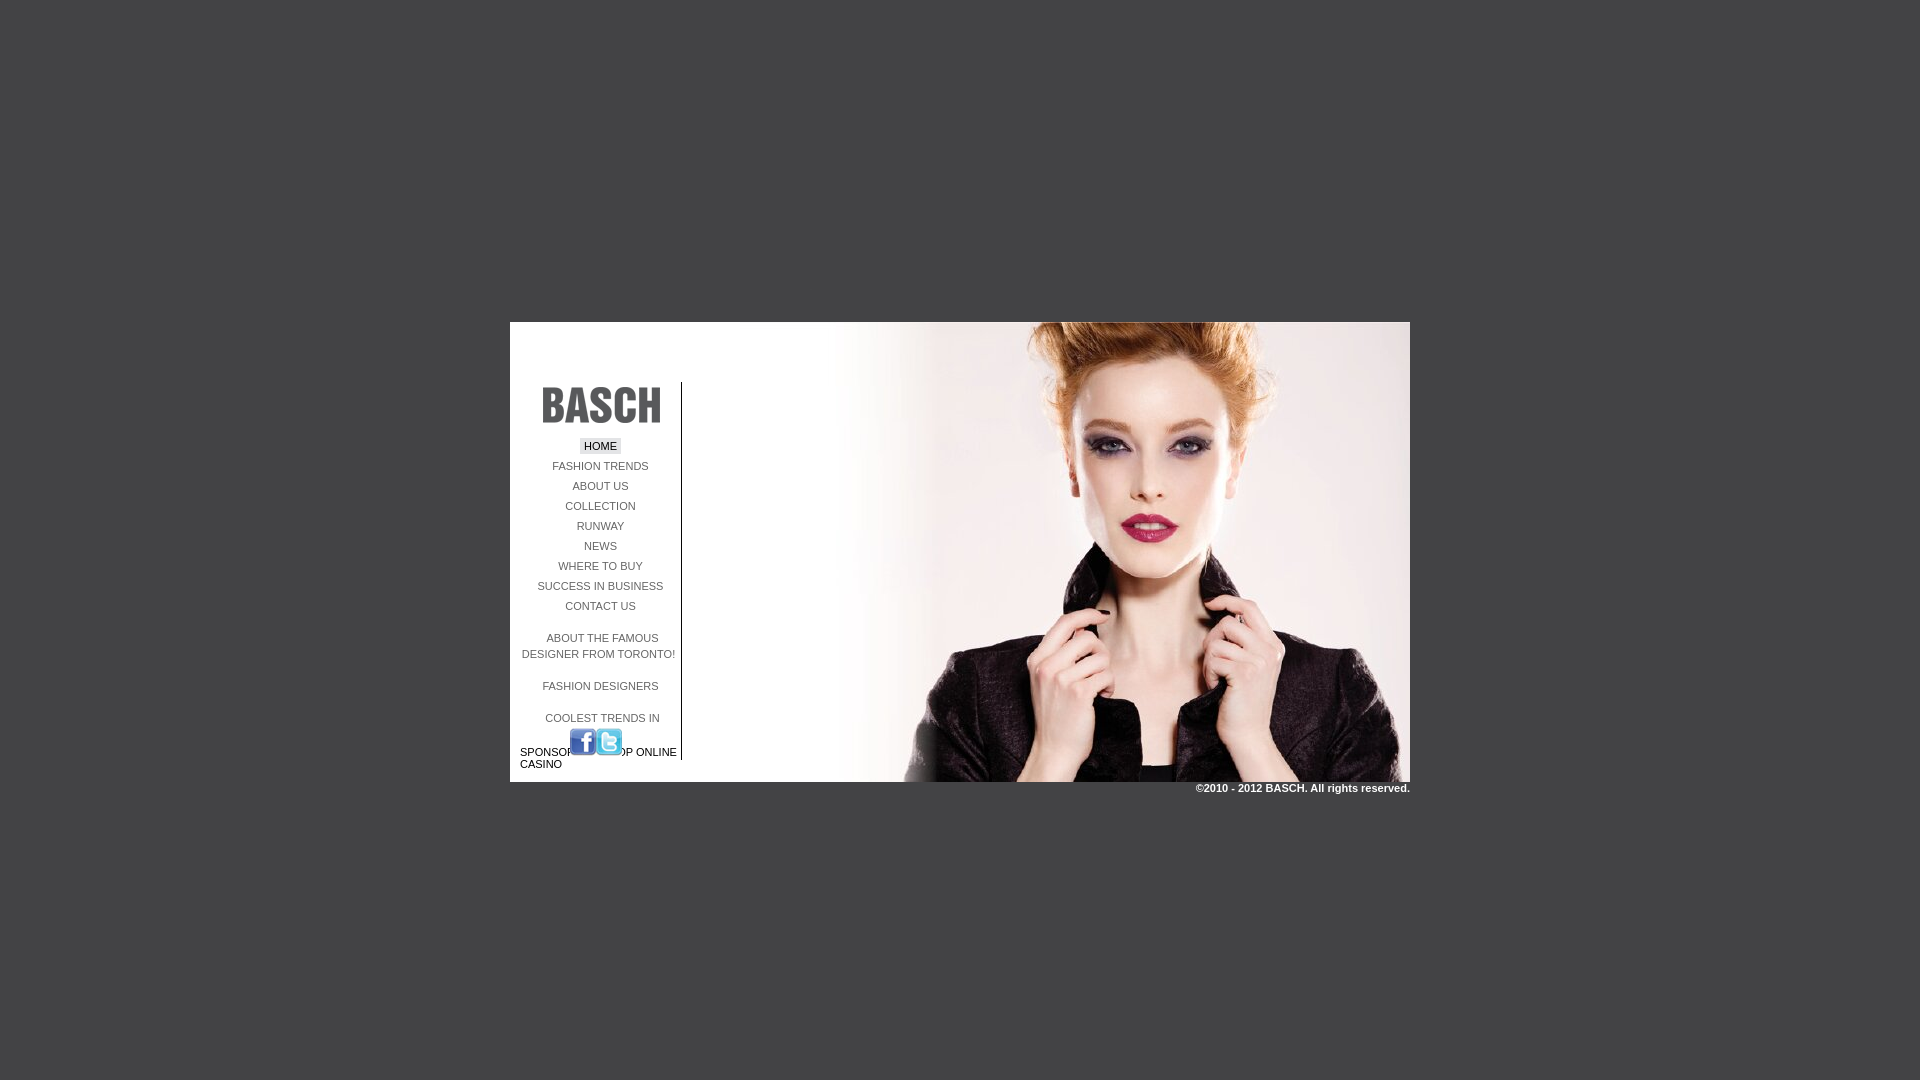 This screenshot has height=1080, width=1920. I want to click on 'RUNWAY', so click(599, 524).